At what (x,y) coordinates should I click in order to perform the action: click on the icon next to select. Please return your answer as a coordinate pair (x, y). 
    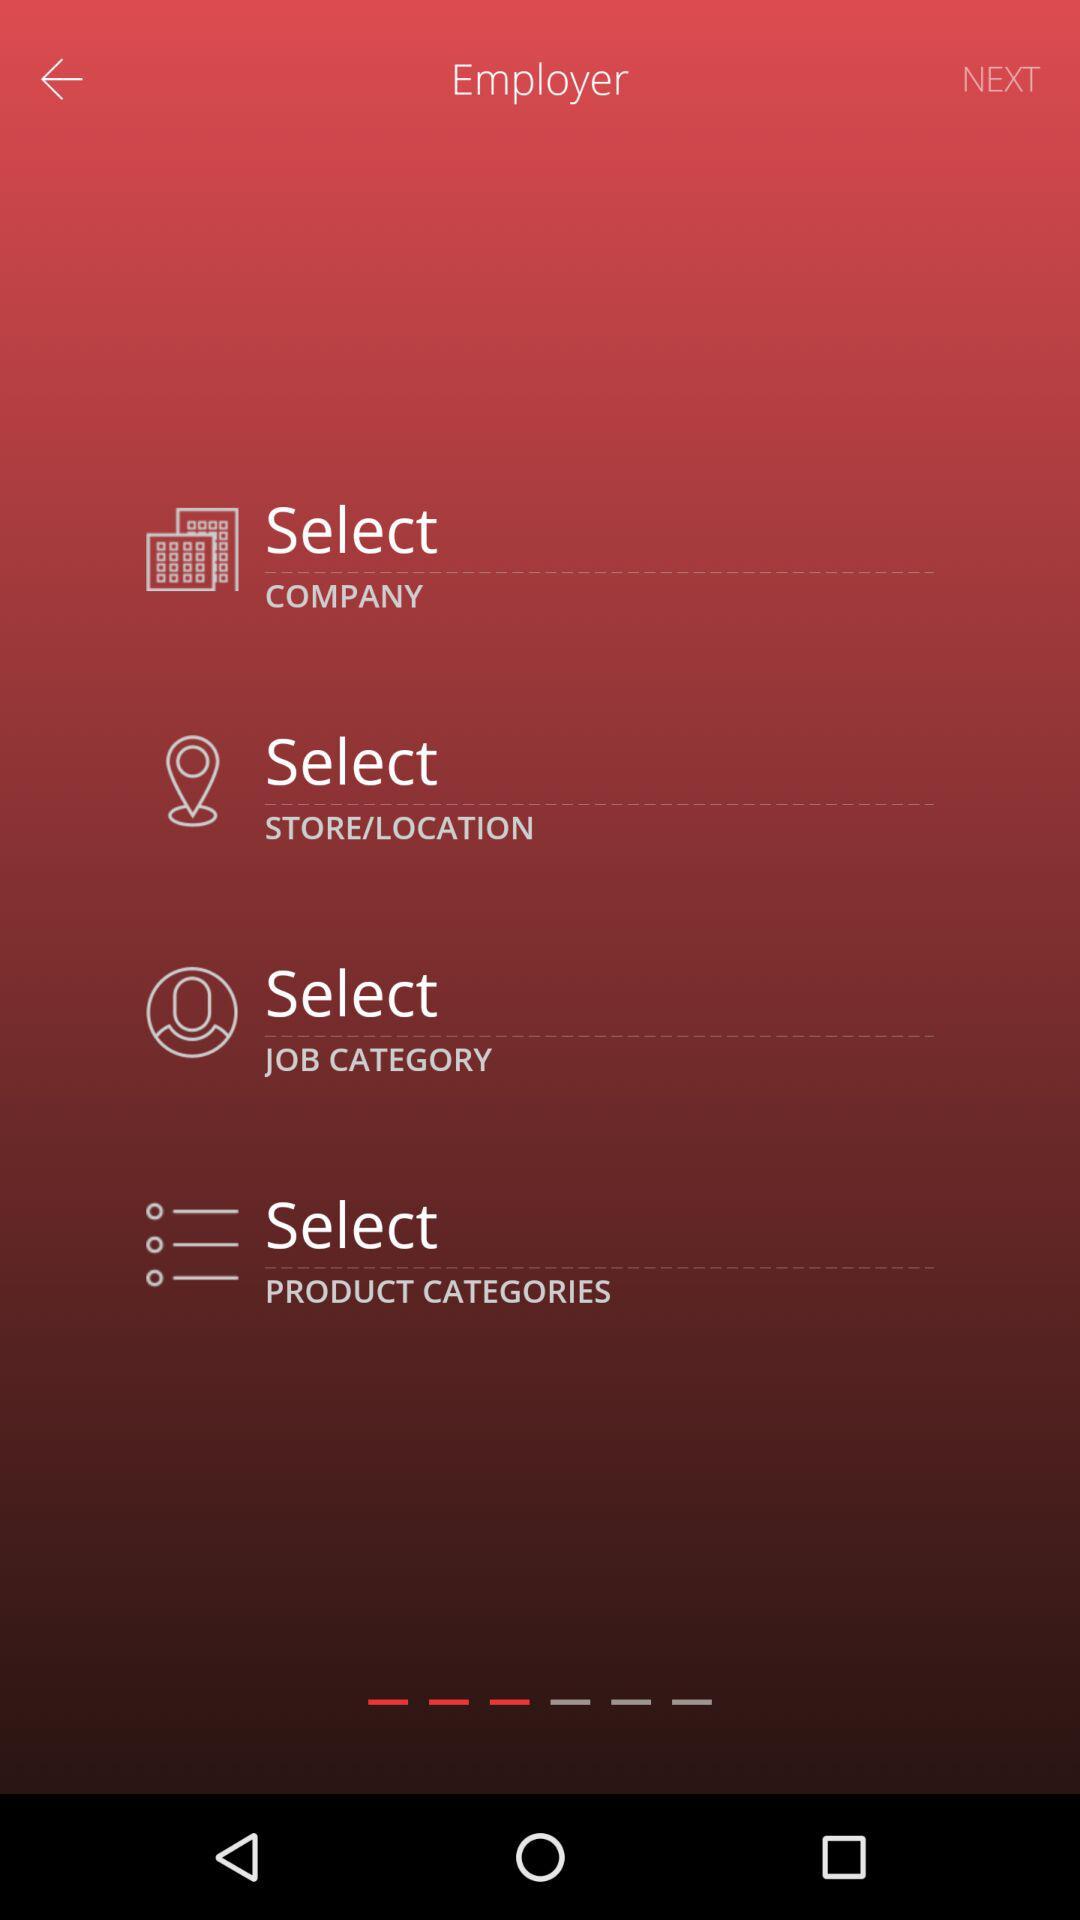
    Looking at the image, I should click on (192, 1243).